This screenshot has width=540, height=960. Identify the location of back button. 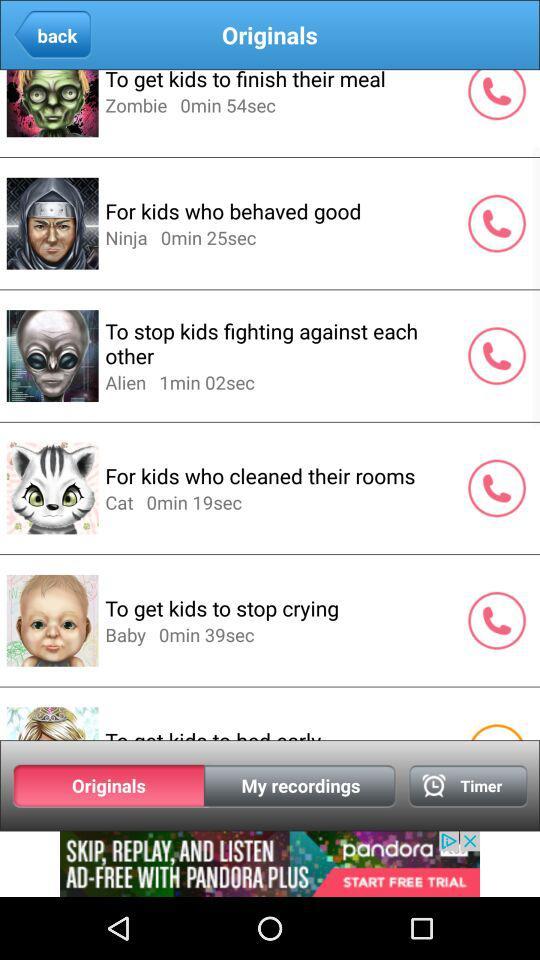
(52, 35).